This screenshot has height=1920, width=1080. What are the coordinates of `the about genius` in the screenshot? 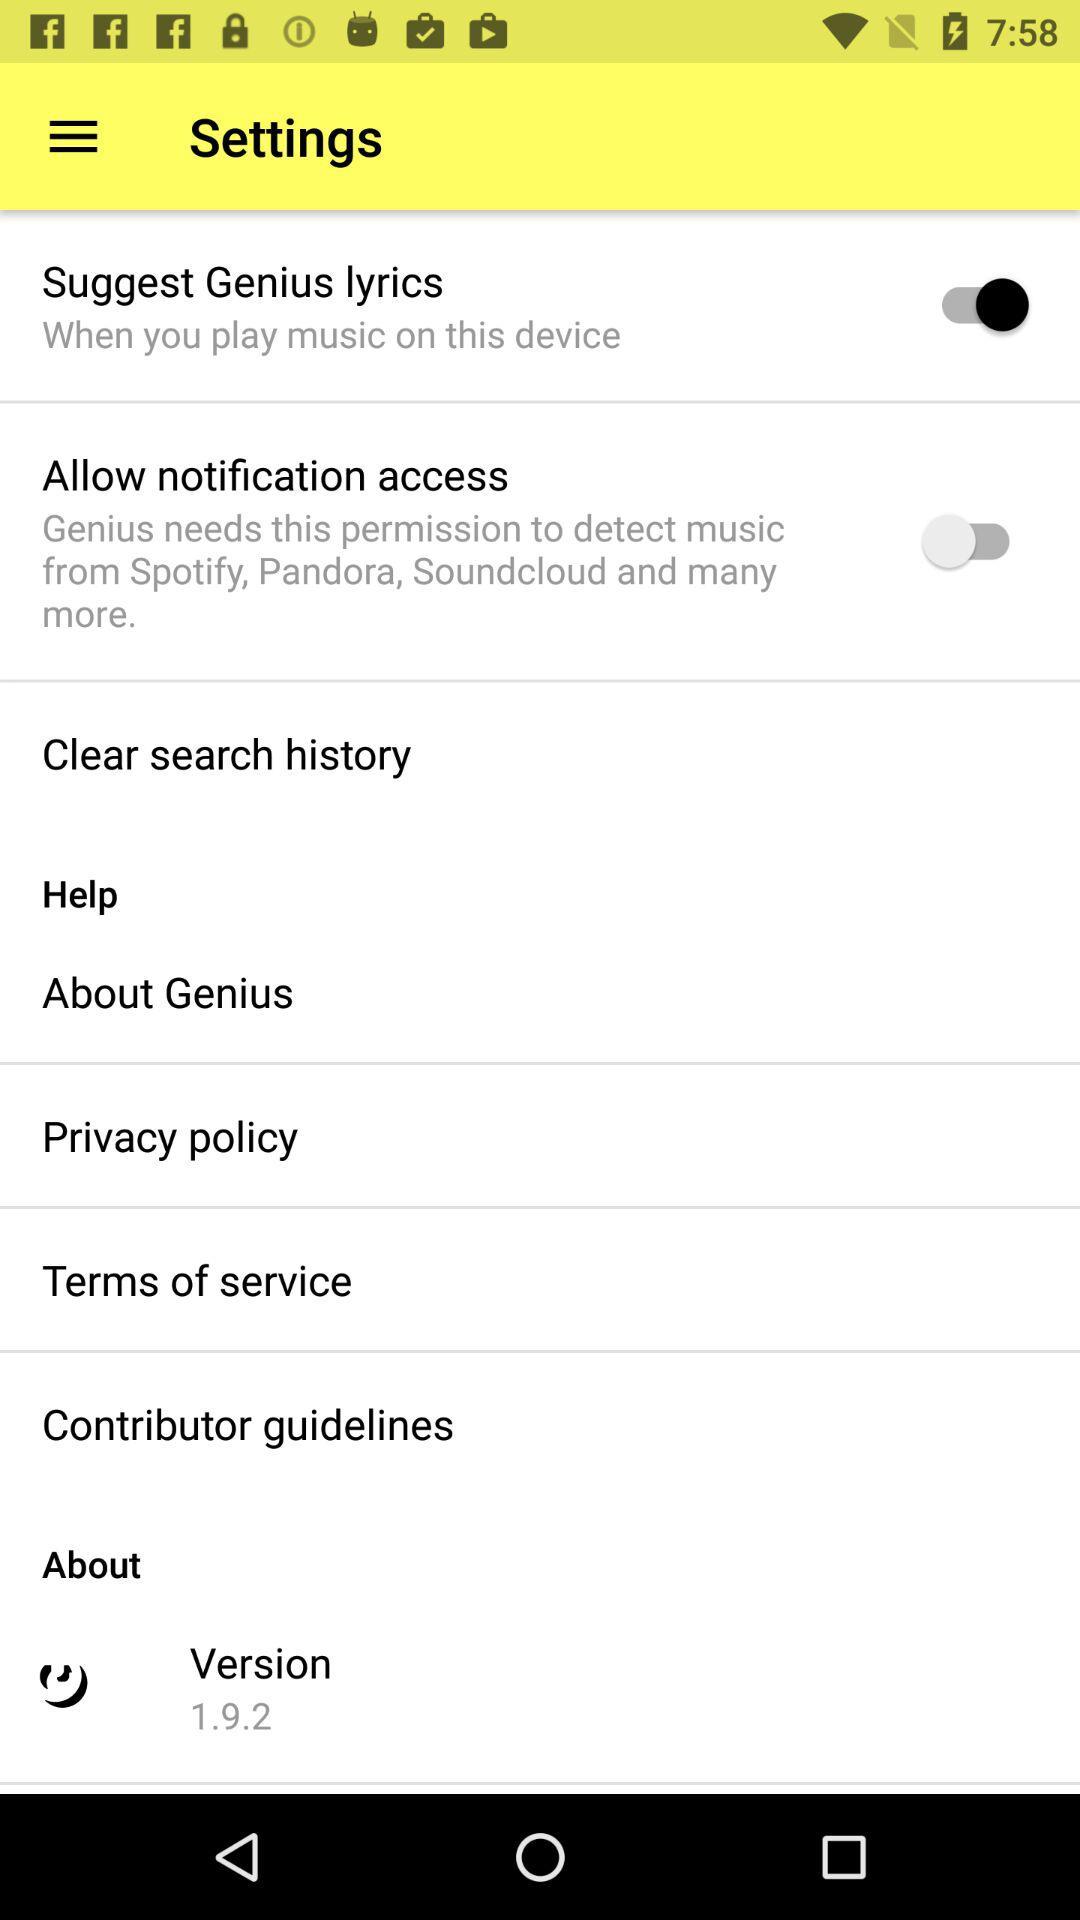 It's located at (167, 991).